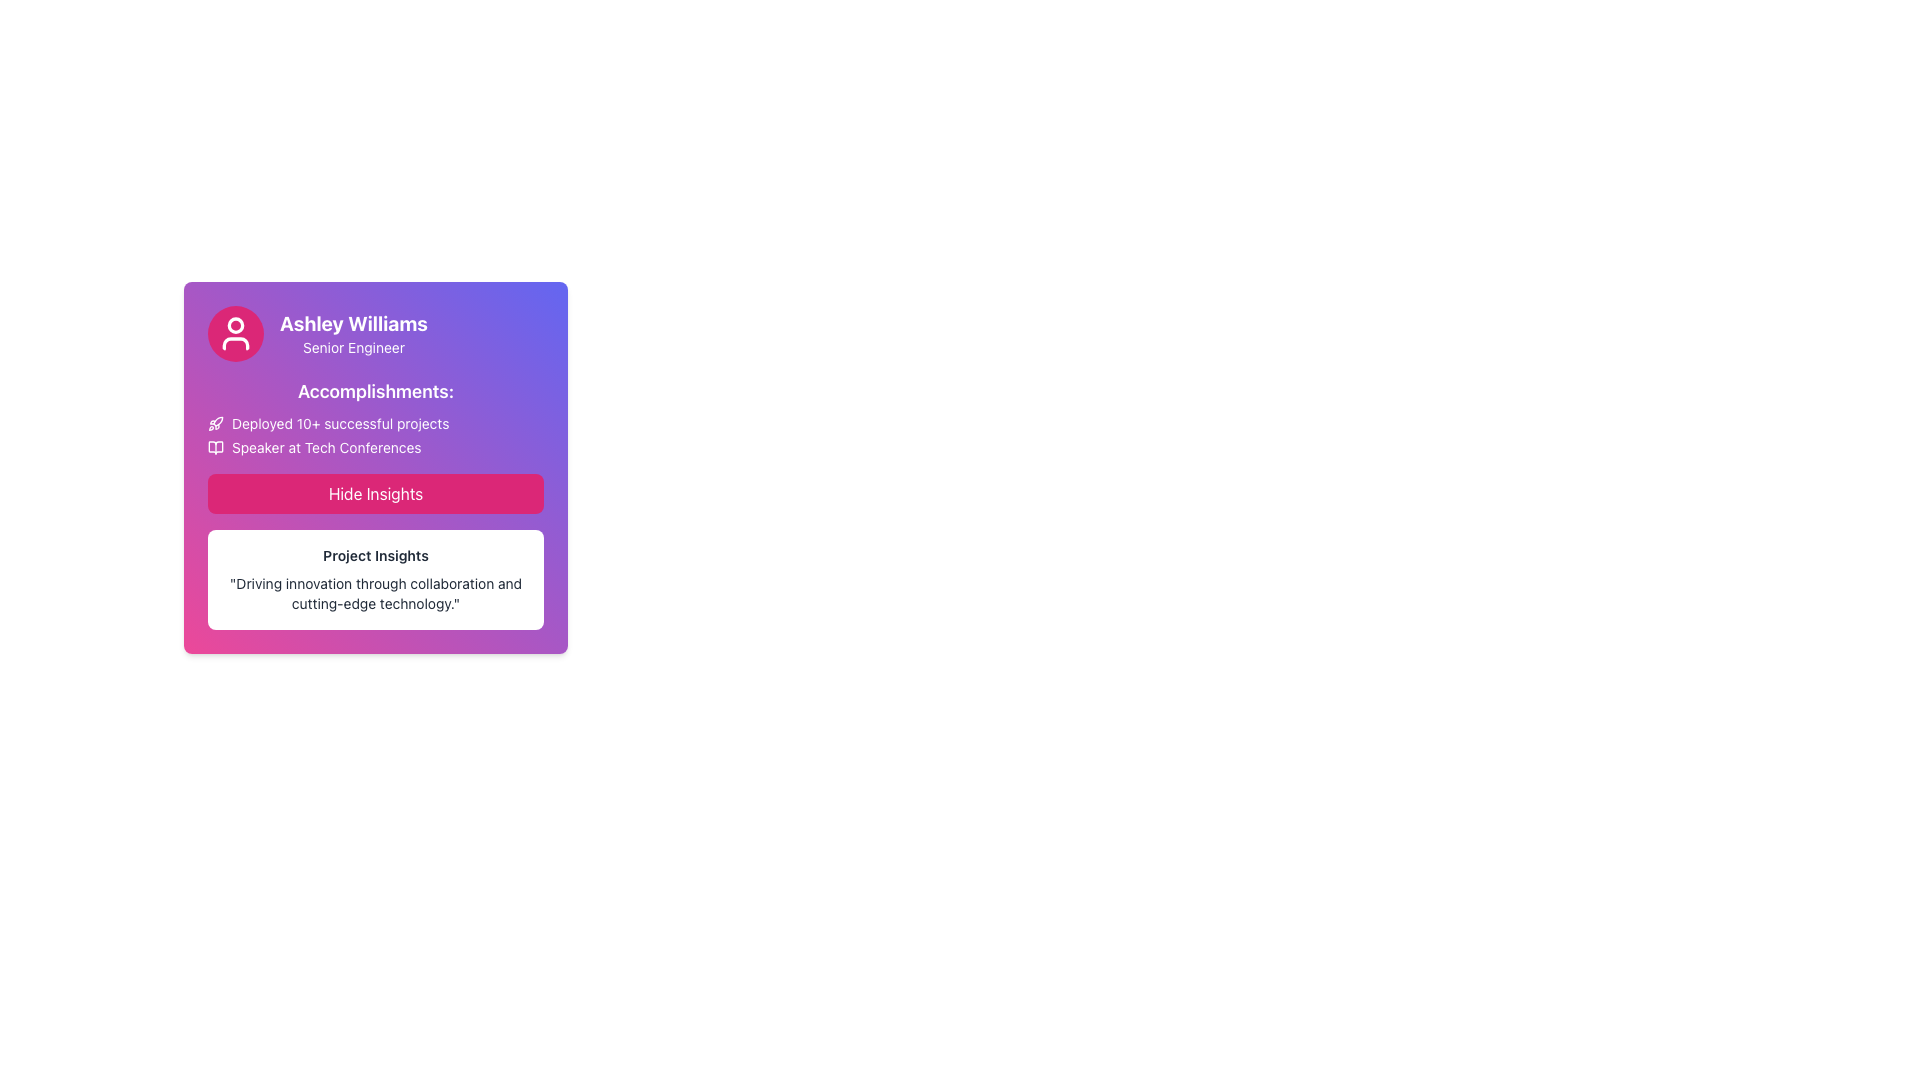 The height and width of the screenshot is (1080, 1920). What do you see at coordinates (354, 323) in the screenshot?
I see `displayed name 'Ashley Williams' from the bold text at the top of the colorful gradient card` at bounding box center [354, 323].